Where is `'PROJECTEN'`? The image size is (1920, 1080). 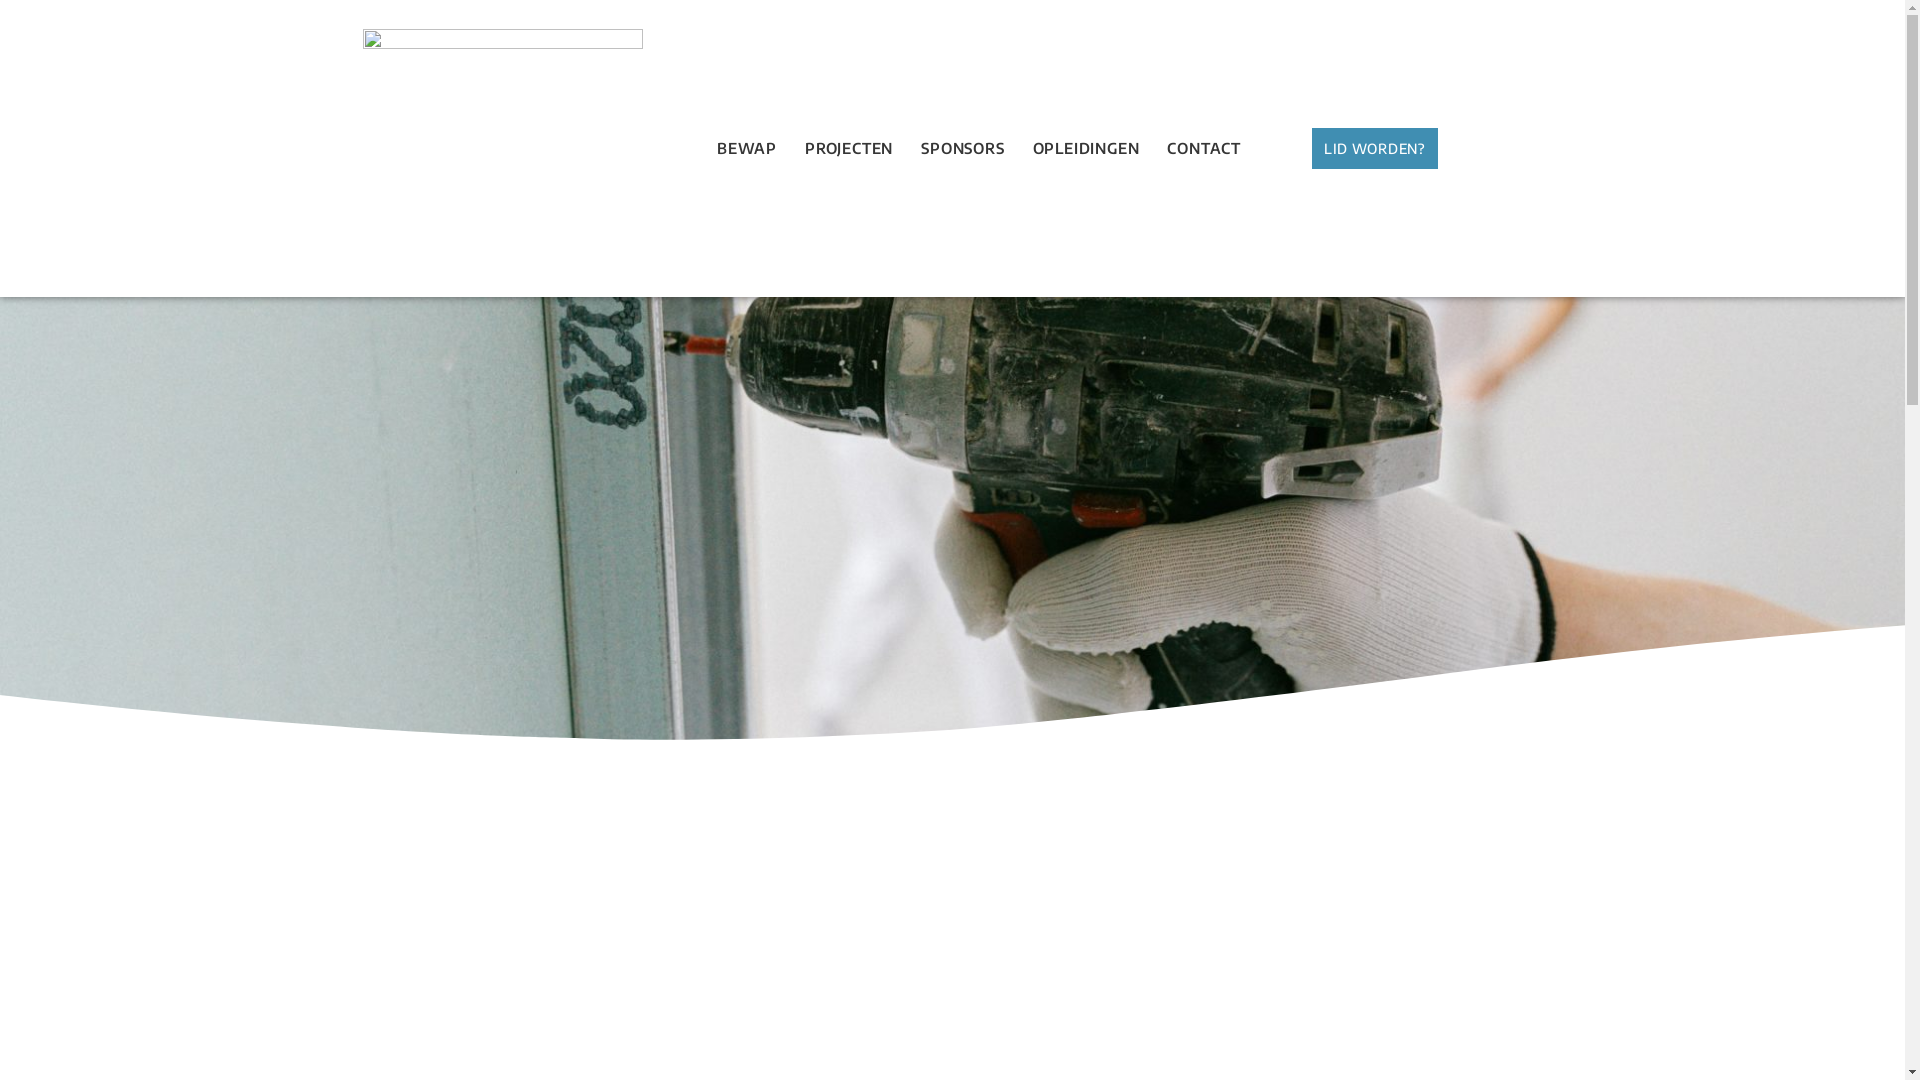
'PROJECTEN' is located at coordinates (849, 147).